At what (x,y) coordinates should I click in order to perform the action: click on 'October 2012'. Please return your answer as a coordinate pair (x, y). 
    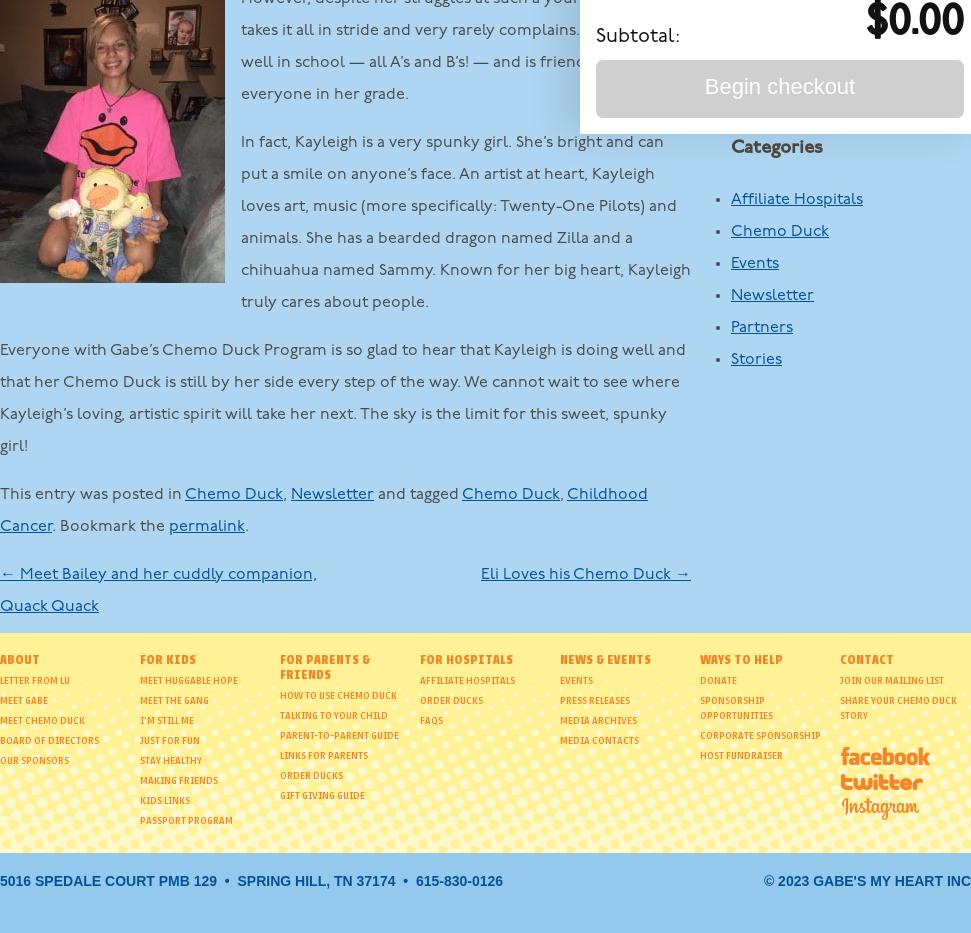
    Looking at the image, I should click on (779, 36).